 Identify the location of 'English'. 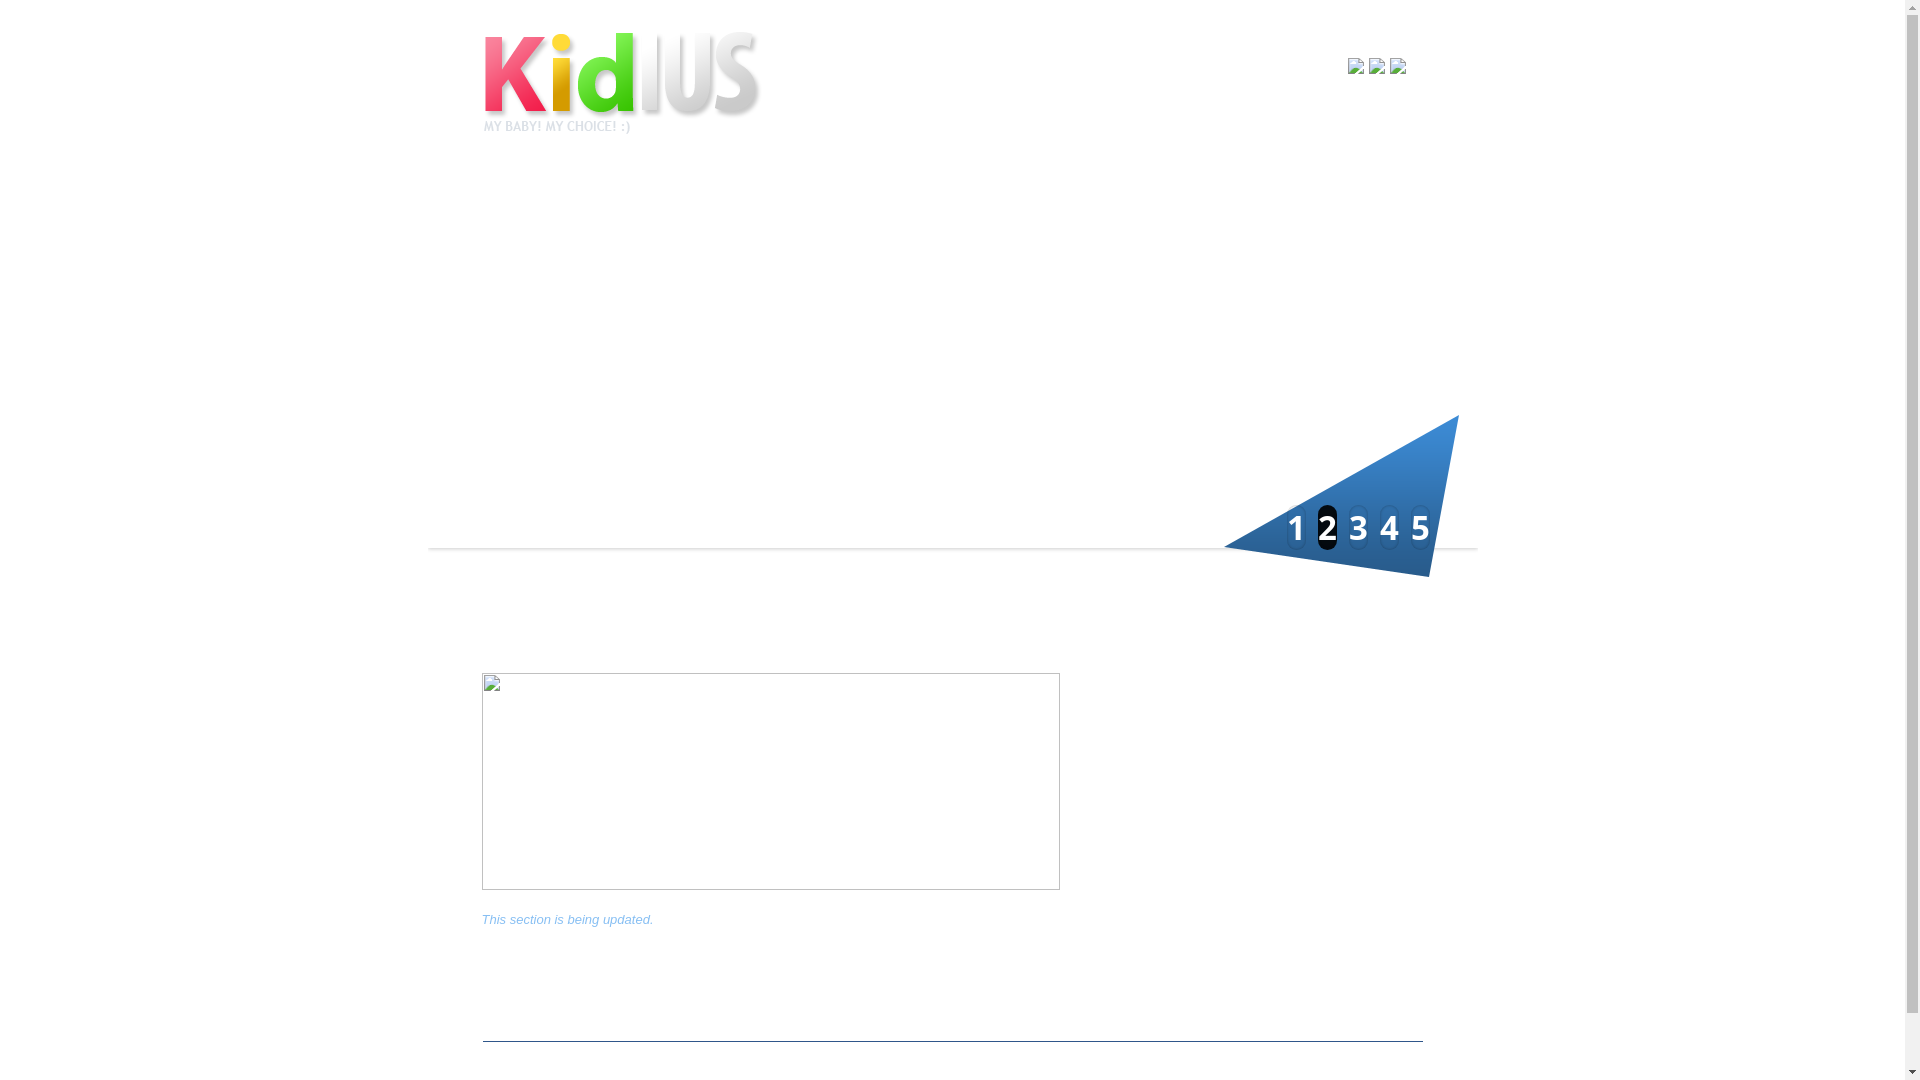
(1367, 64).